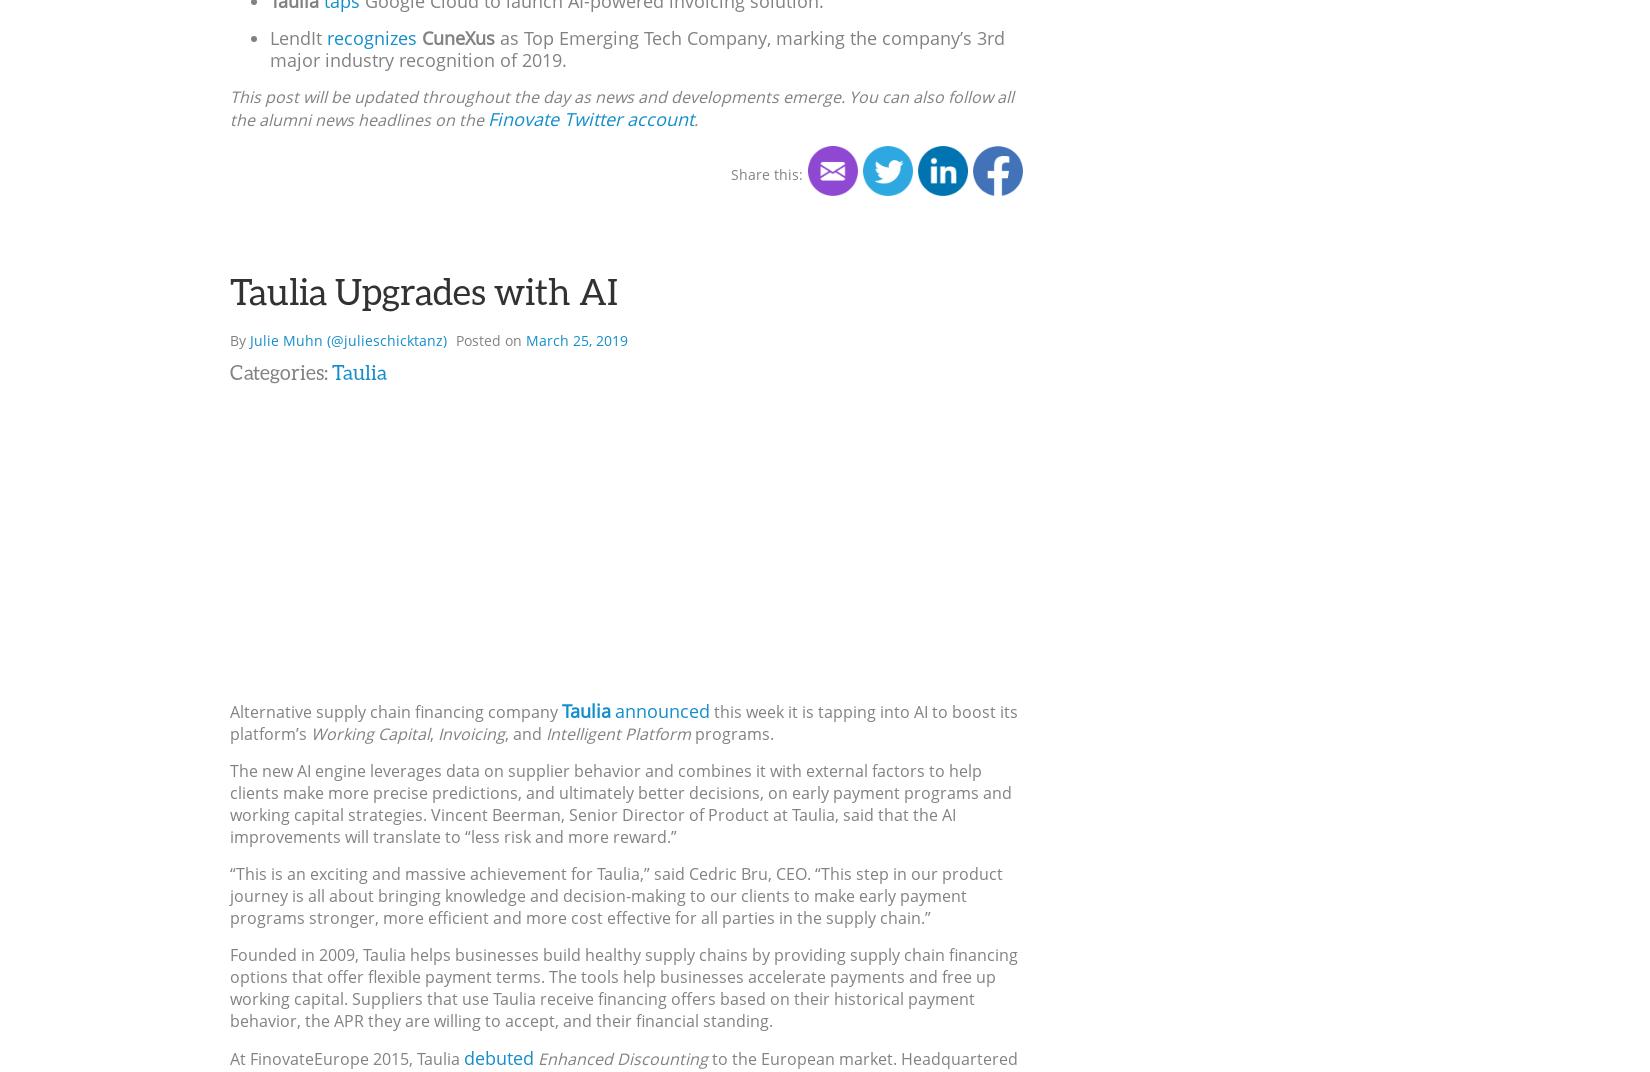 Image resolution: width=1650 pixels, height=1072 pixels. I want to click on 'Categories:', so click(280, 371).